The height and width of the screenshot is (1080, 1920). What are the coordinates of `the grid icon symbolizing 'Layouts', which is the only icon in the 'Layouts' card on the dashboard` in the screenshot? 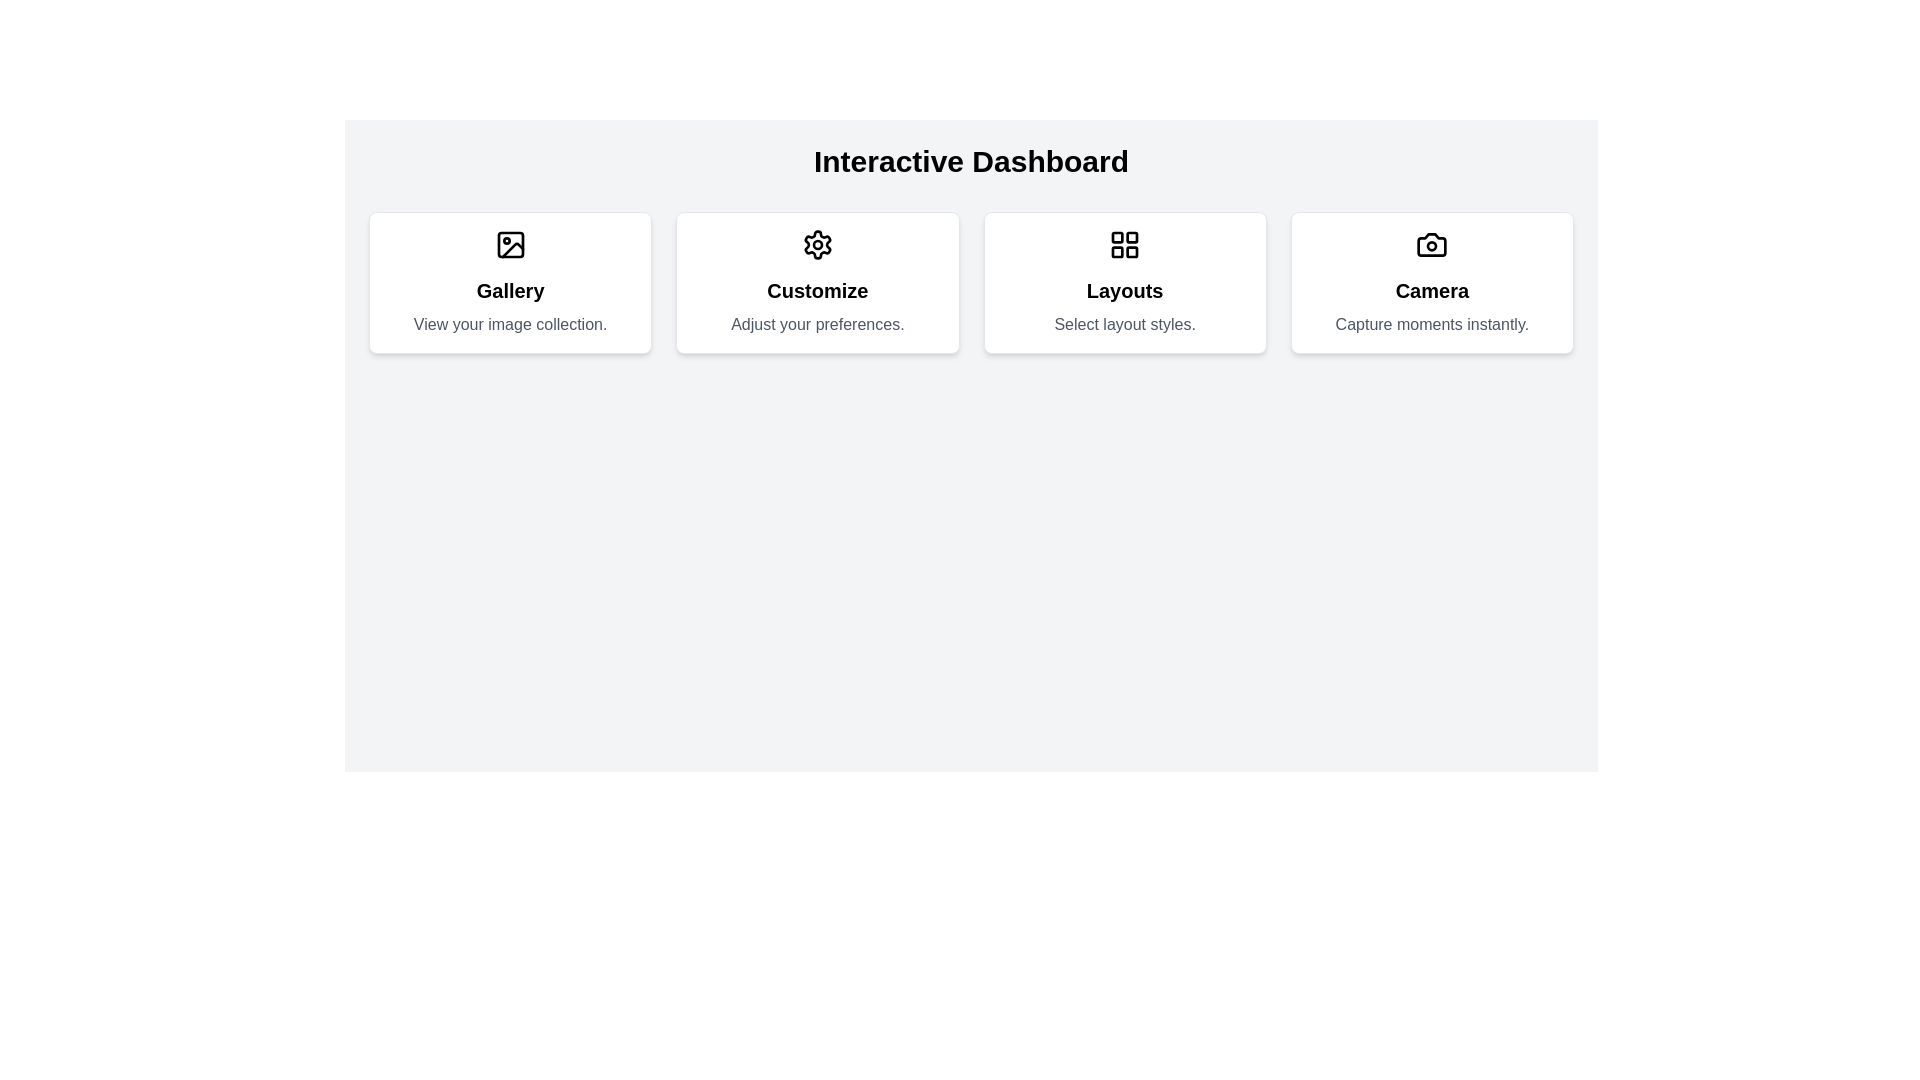 It's located at (1125, 244).